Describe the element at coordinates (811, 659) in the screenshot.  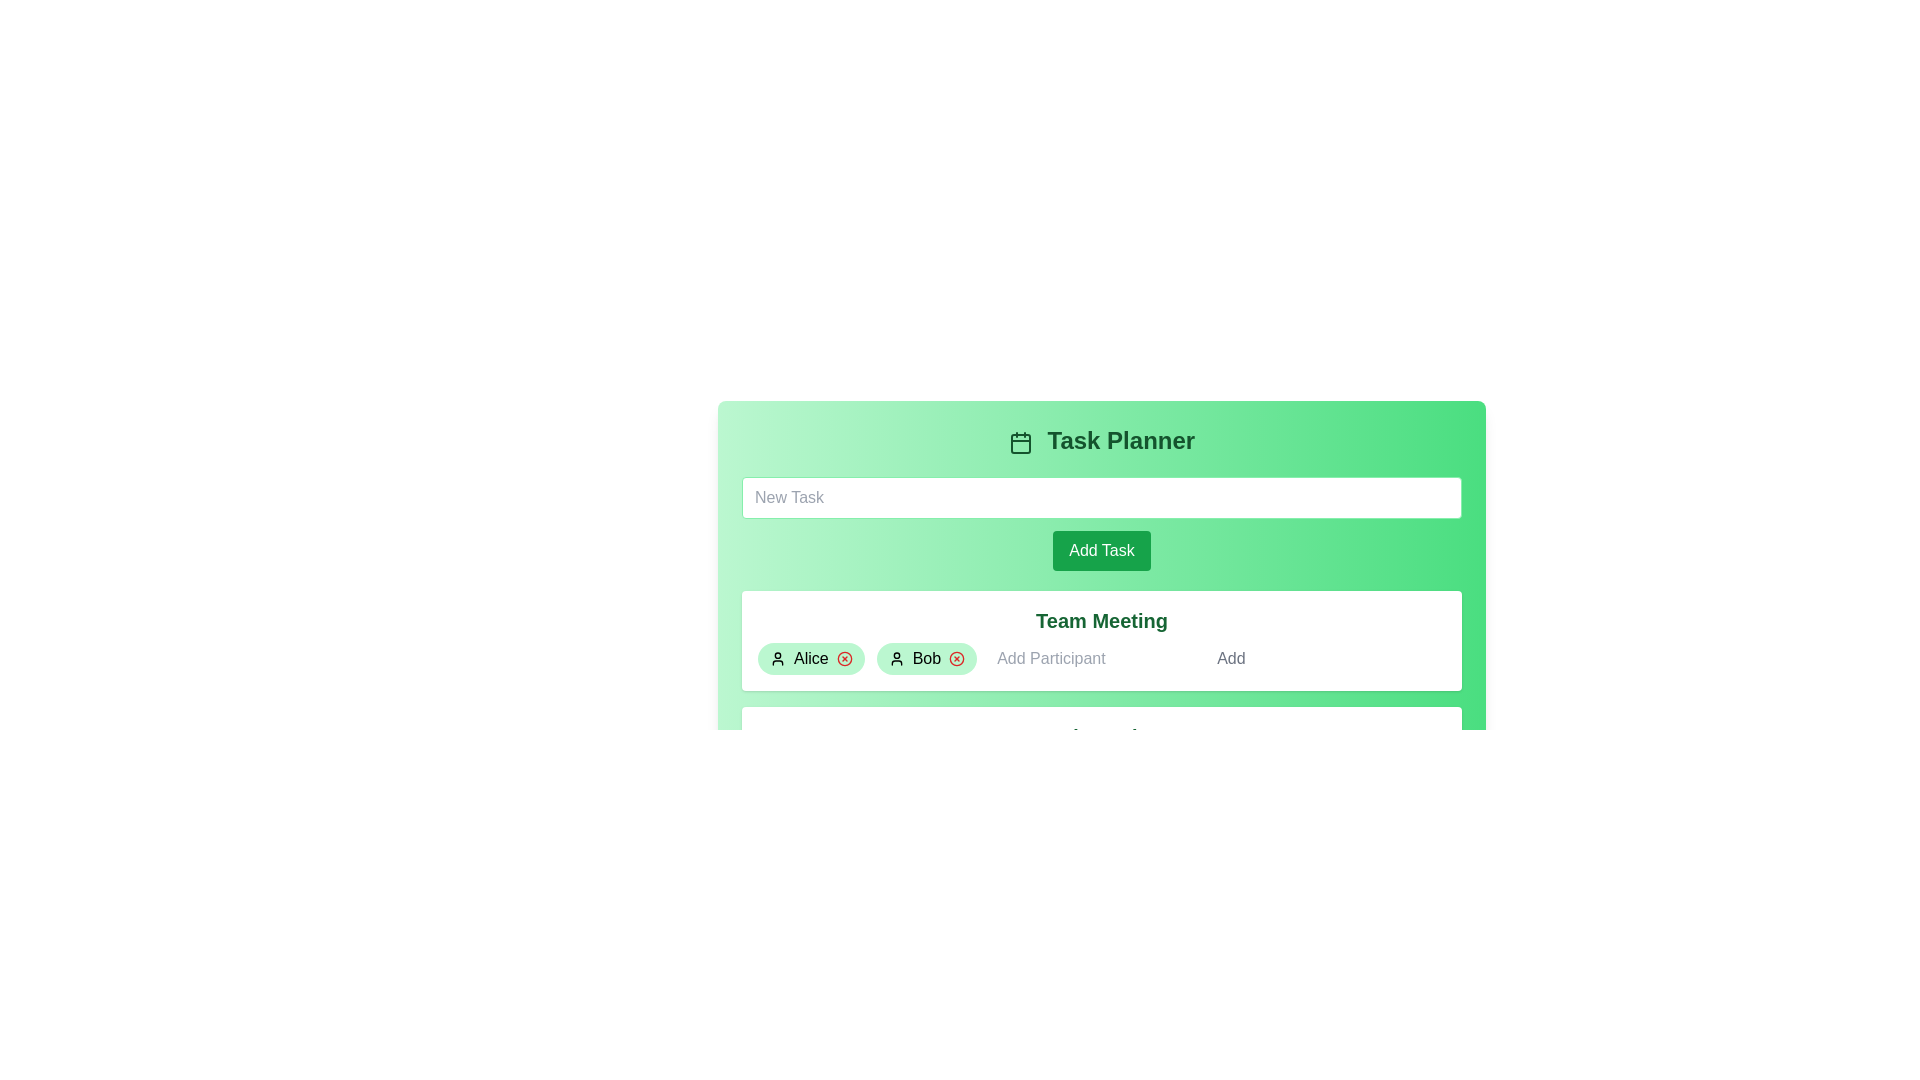
I see `the text label representing the participant 'Alice' in the 'Team Meeting' section for interaction` at that location.